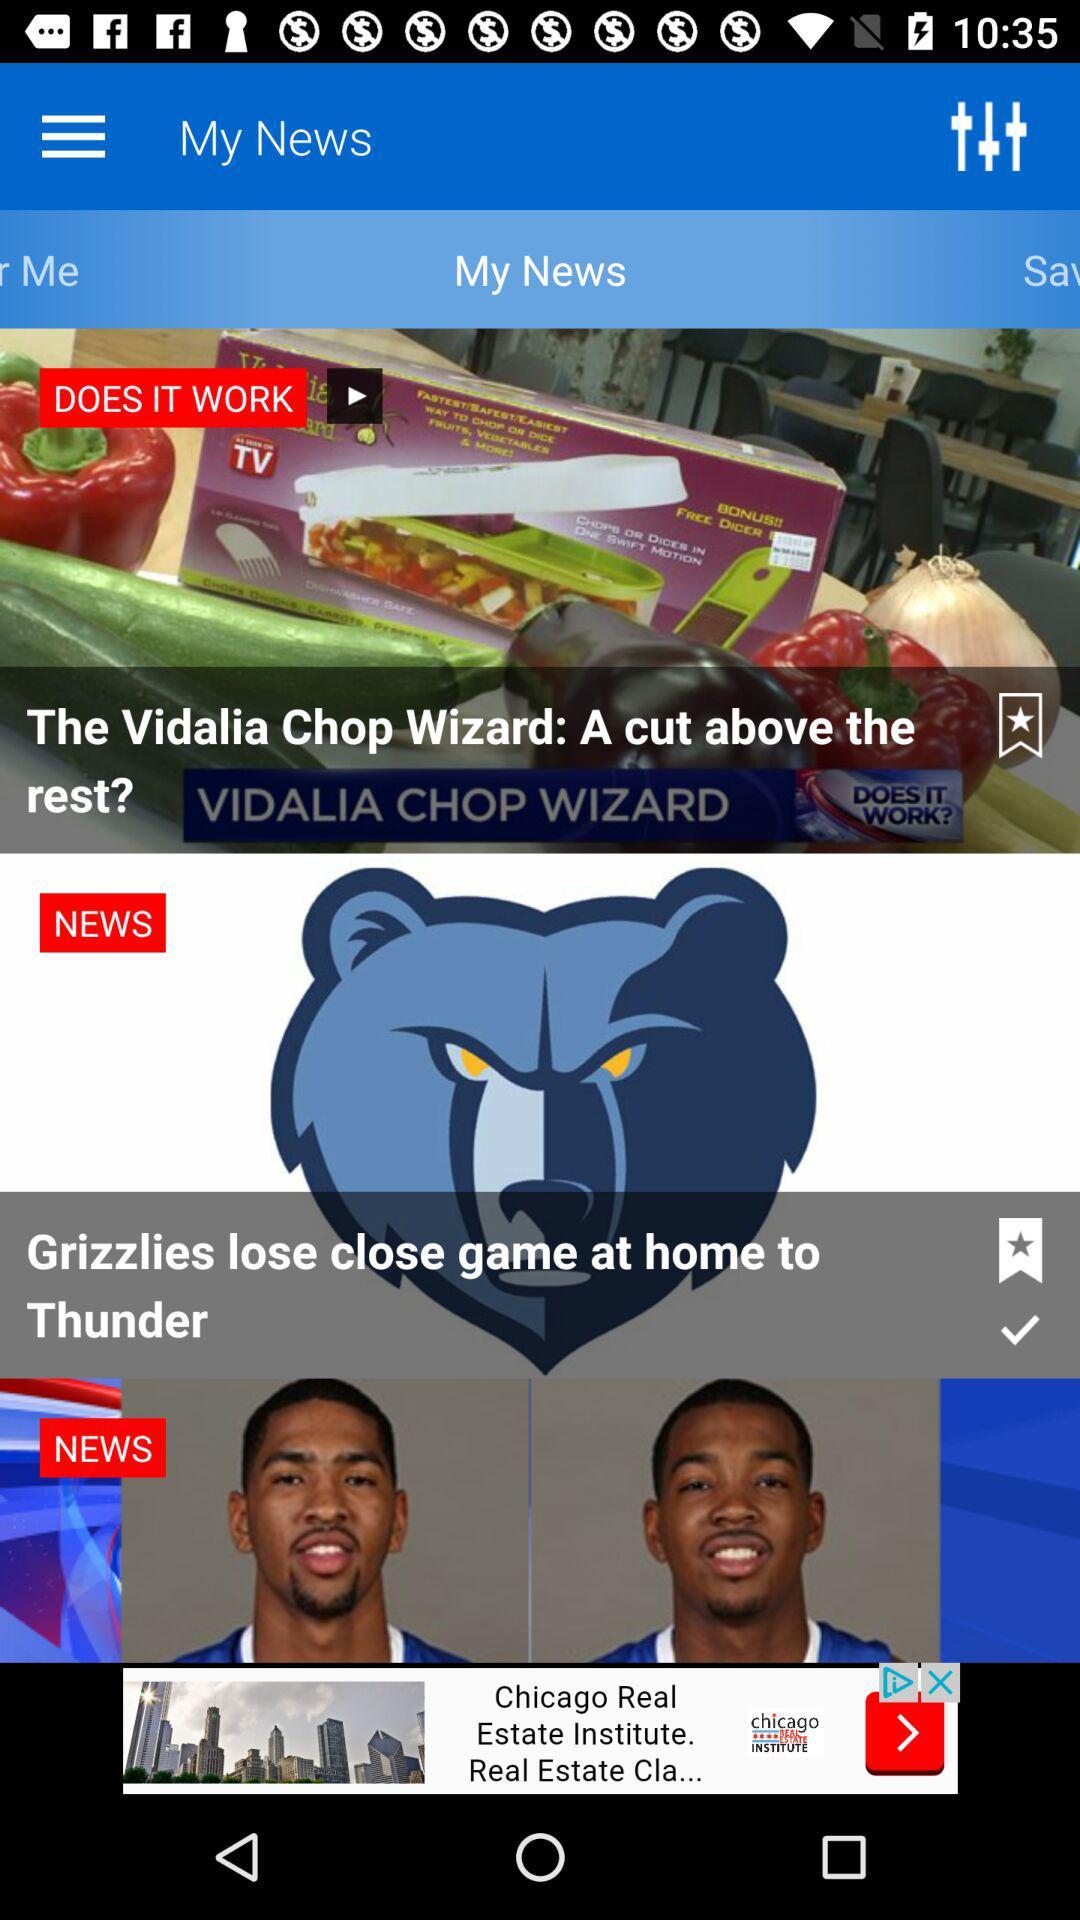 This screenshot has height=1920, width=1080. Describe the element at coordinates (540, 1727) in the screenshot. I see `advertisement page` at that location.